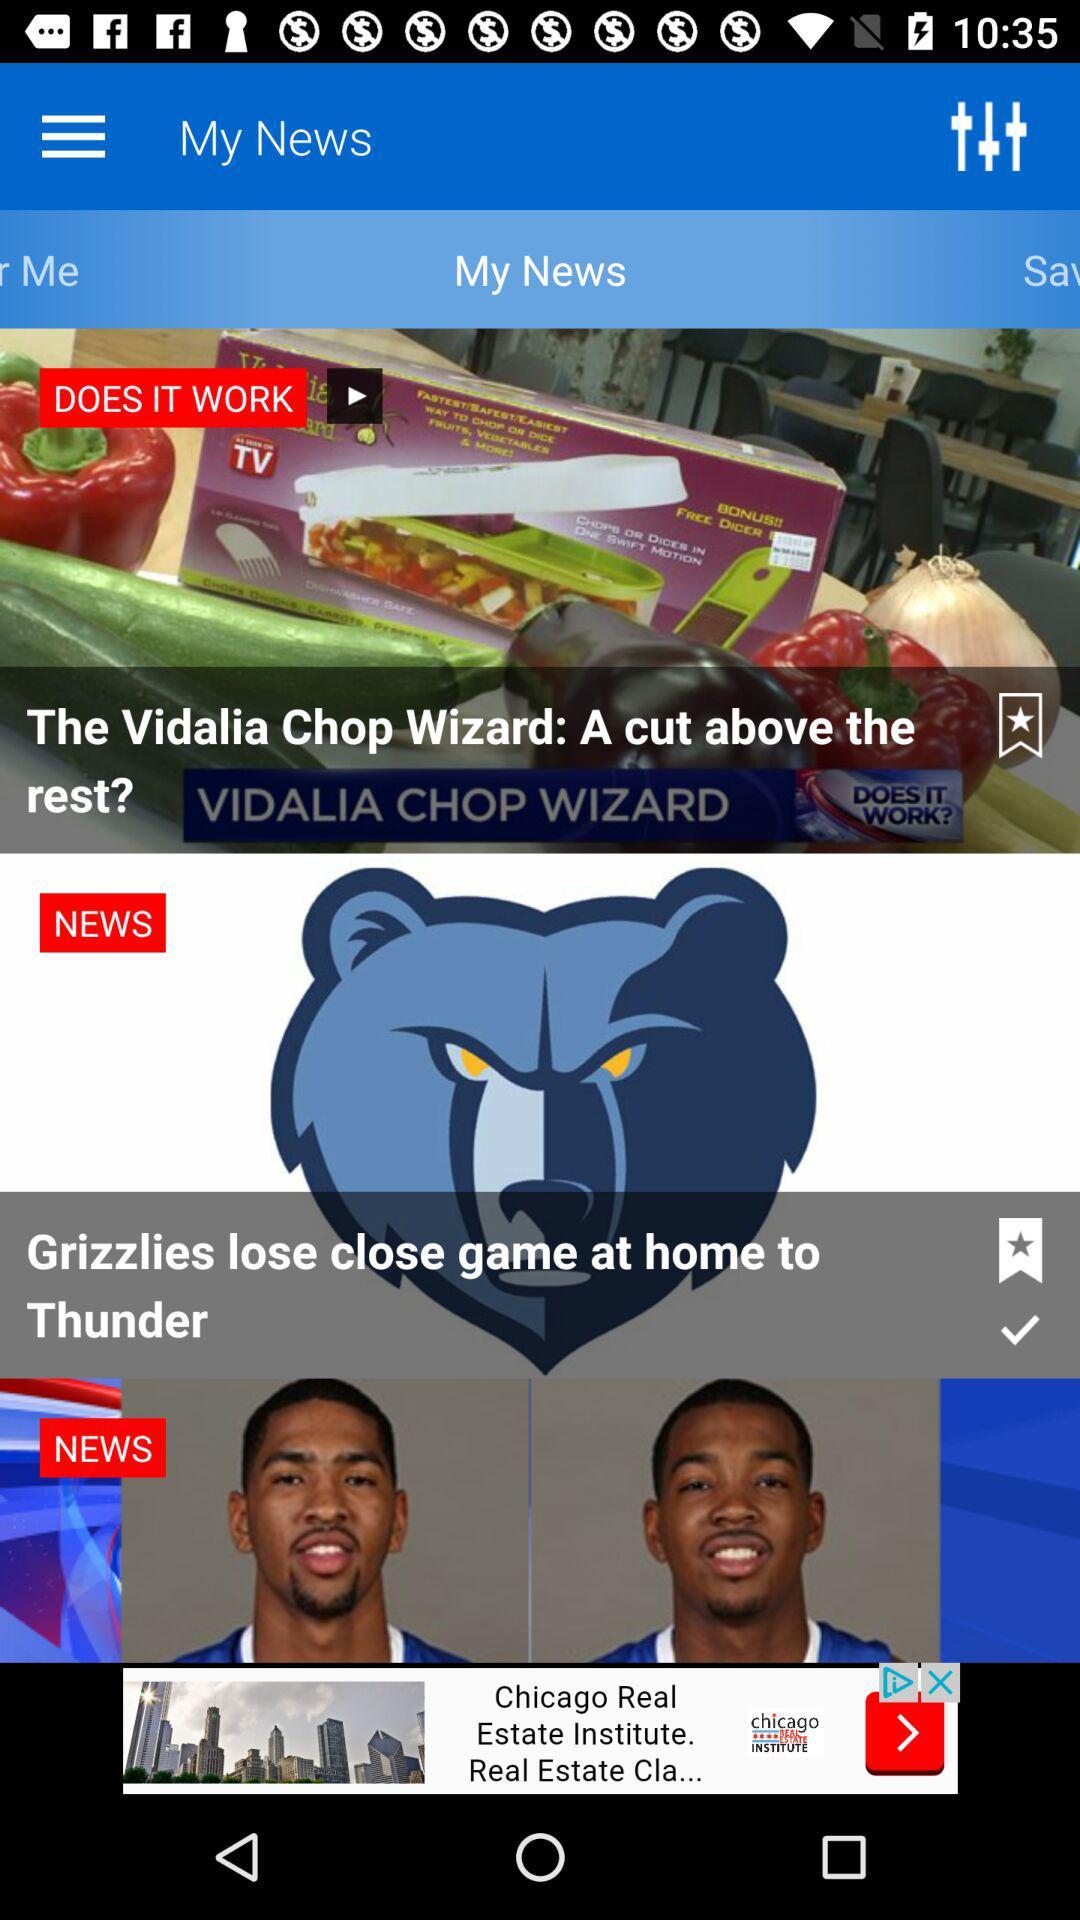 This screenshot has height=1920, width=1080. Describe the element at coordinates (540, 1727) in the screenshot. I see `advertisement page` at that location.